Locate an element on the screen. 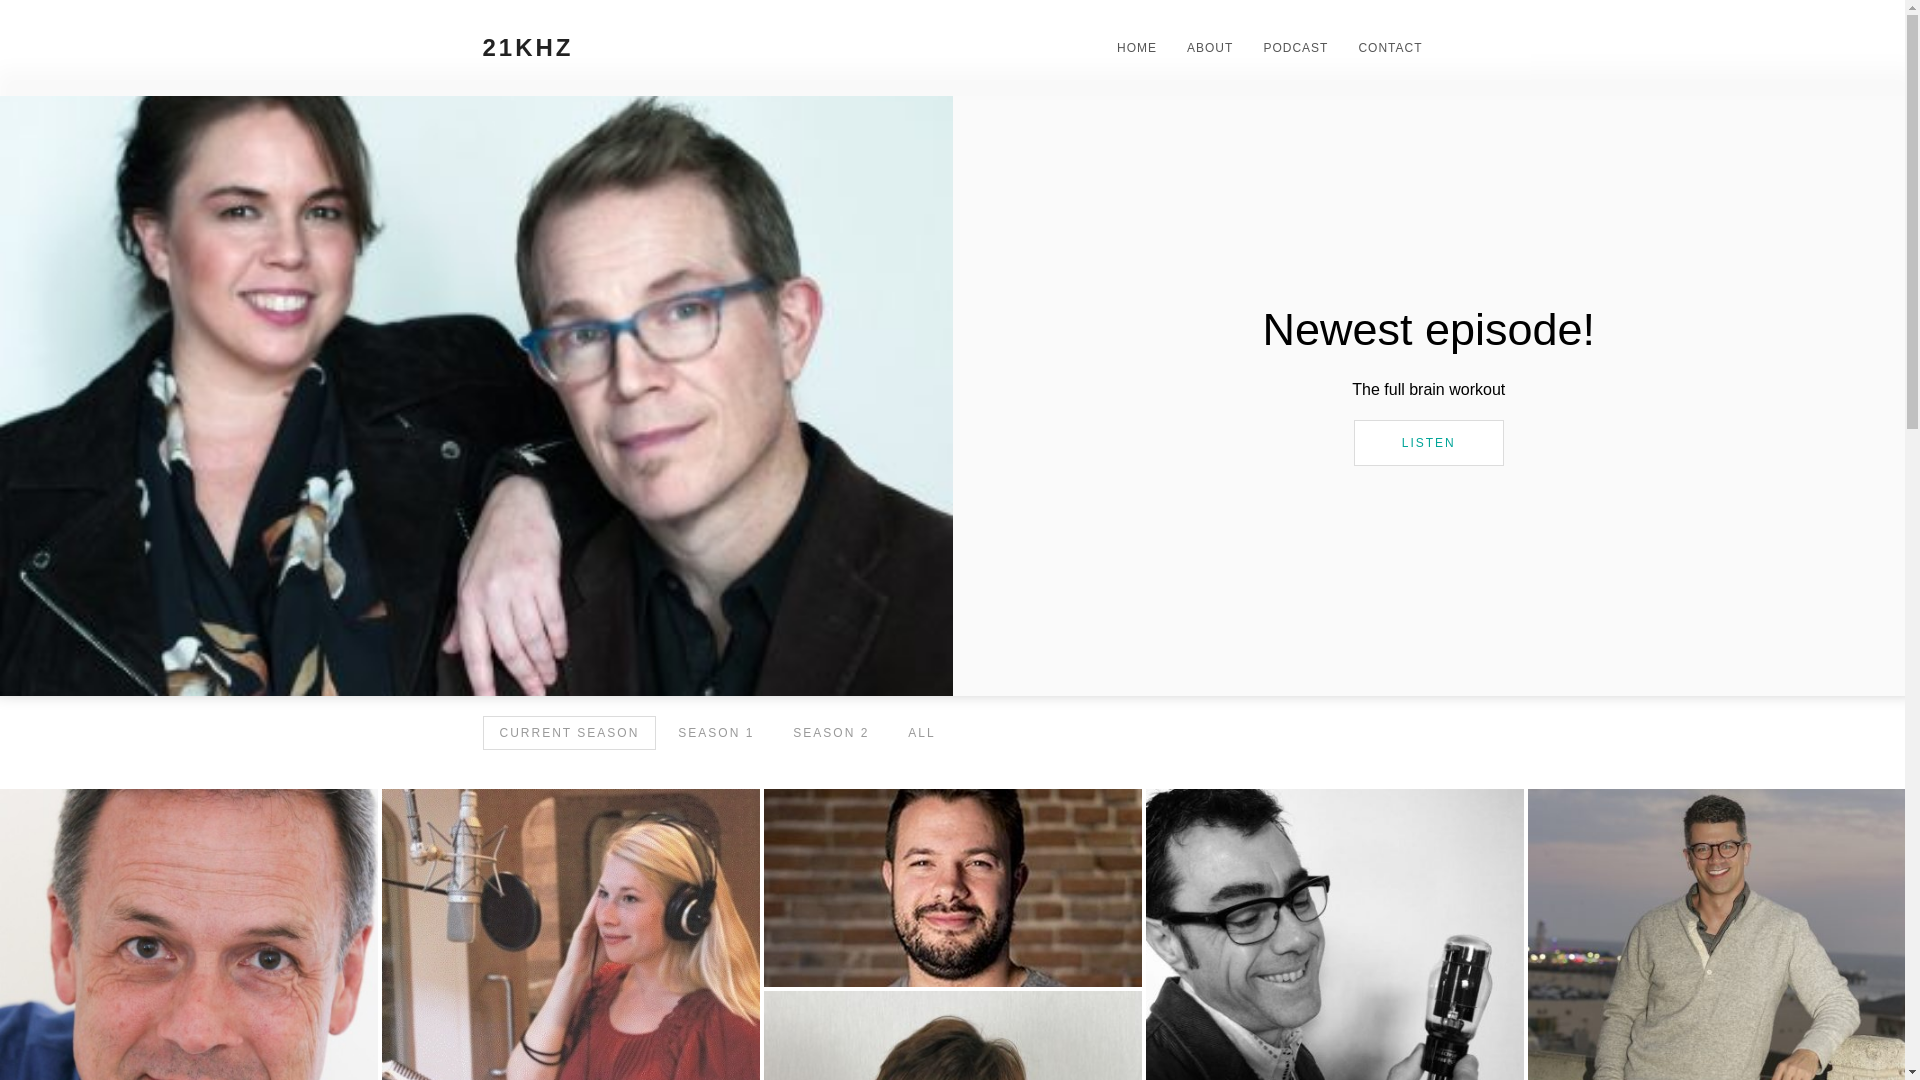 The width and height of the screenshot is (1920, 1080). 'ALL' is located at coordinates (920, 732).